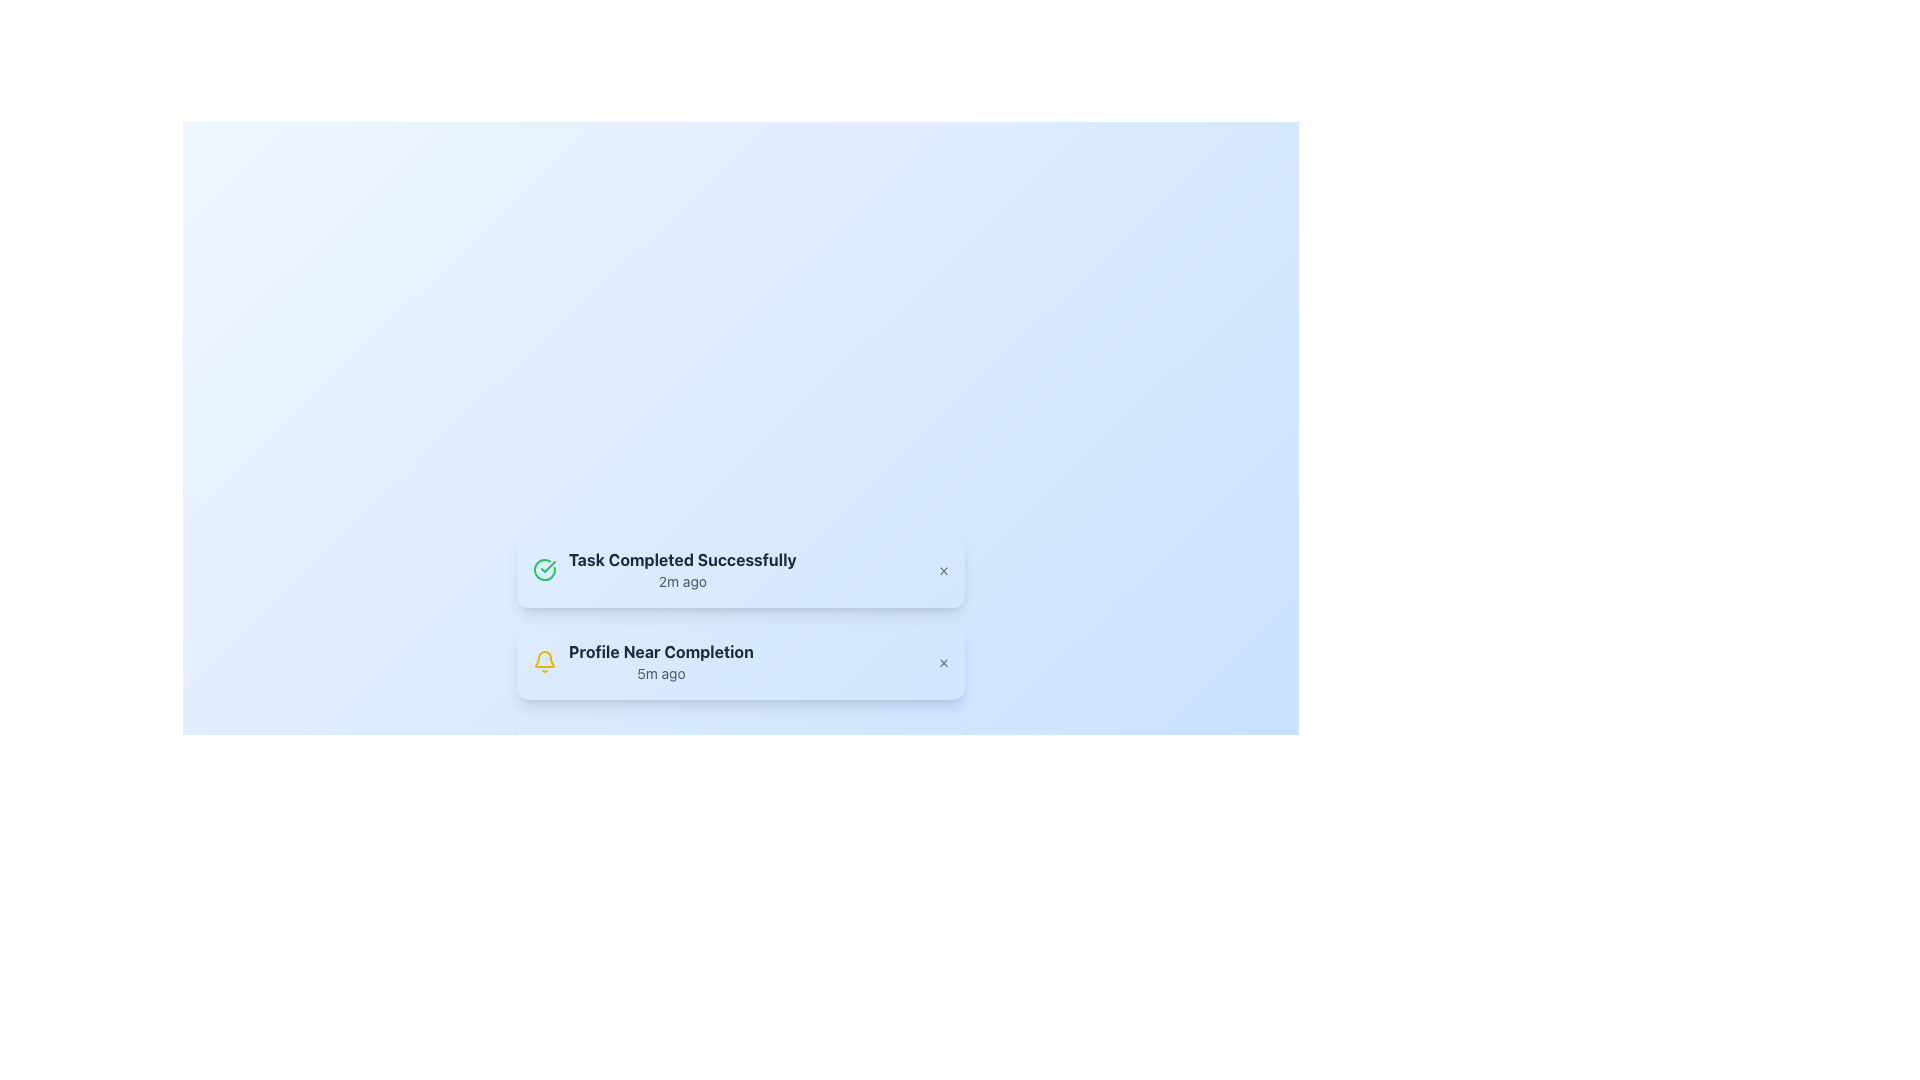 The image size is (1920, 1080). What do you see at coordinates (548, 567) in the screenshot?
I see `the green check mark icon located on the left side of the notification that reads 'Task Completed Successfully'` at bounding box center [548, 567].